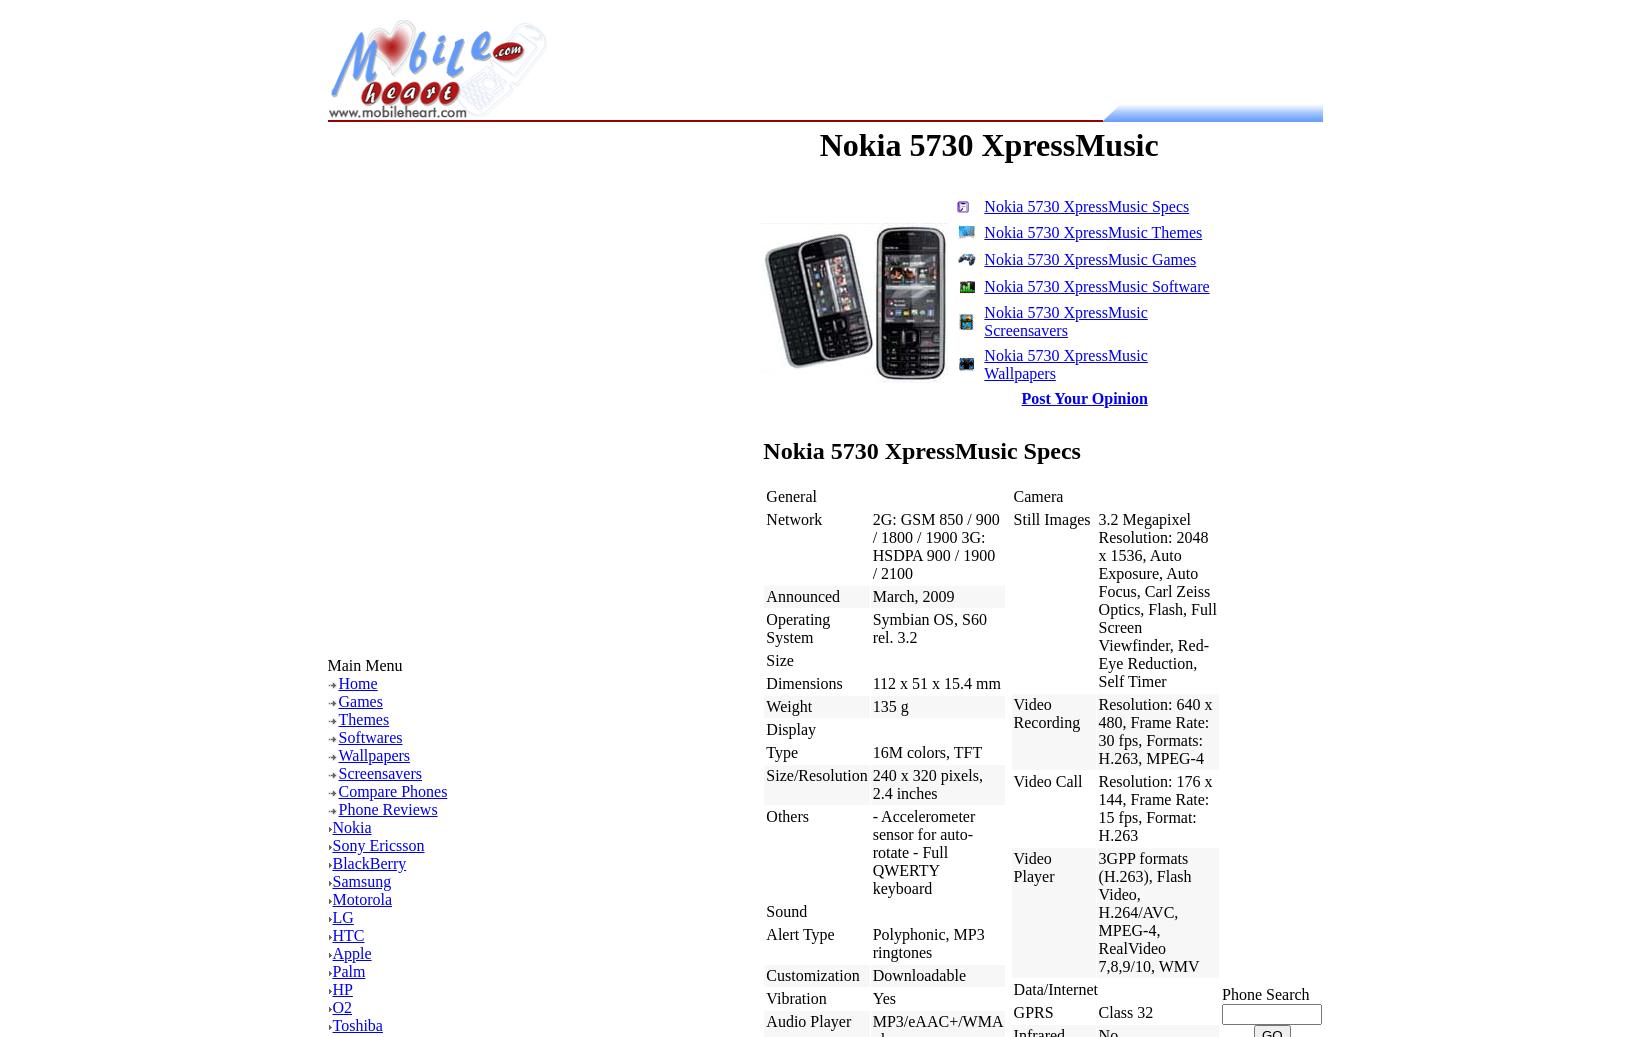 The width and height of the screenshot is (1650, 1037). What do you see at coordinates (478, 487) in the screenshot?
I see `'Nokia 5730 XpressMusic download'` at bounding box center [478, 487].